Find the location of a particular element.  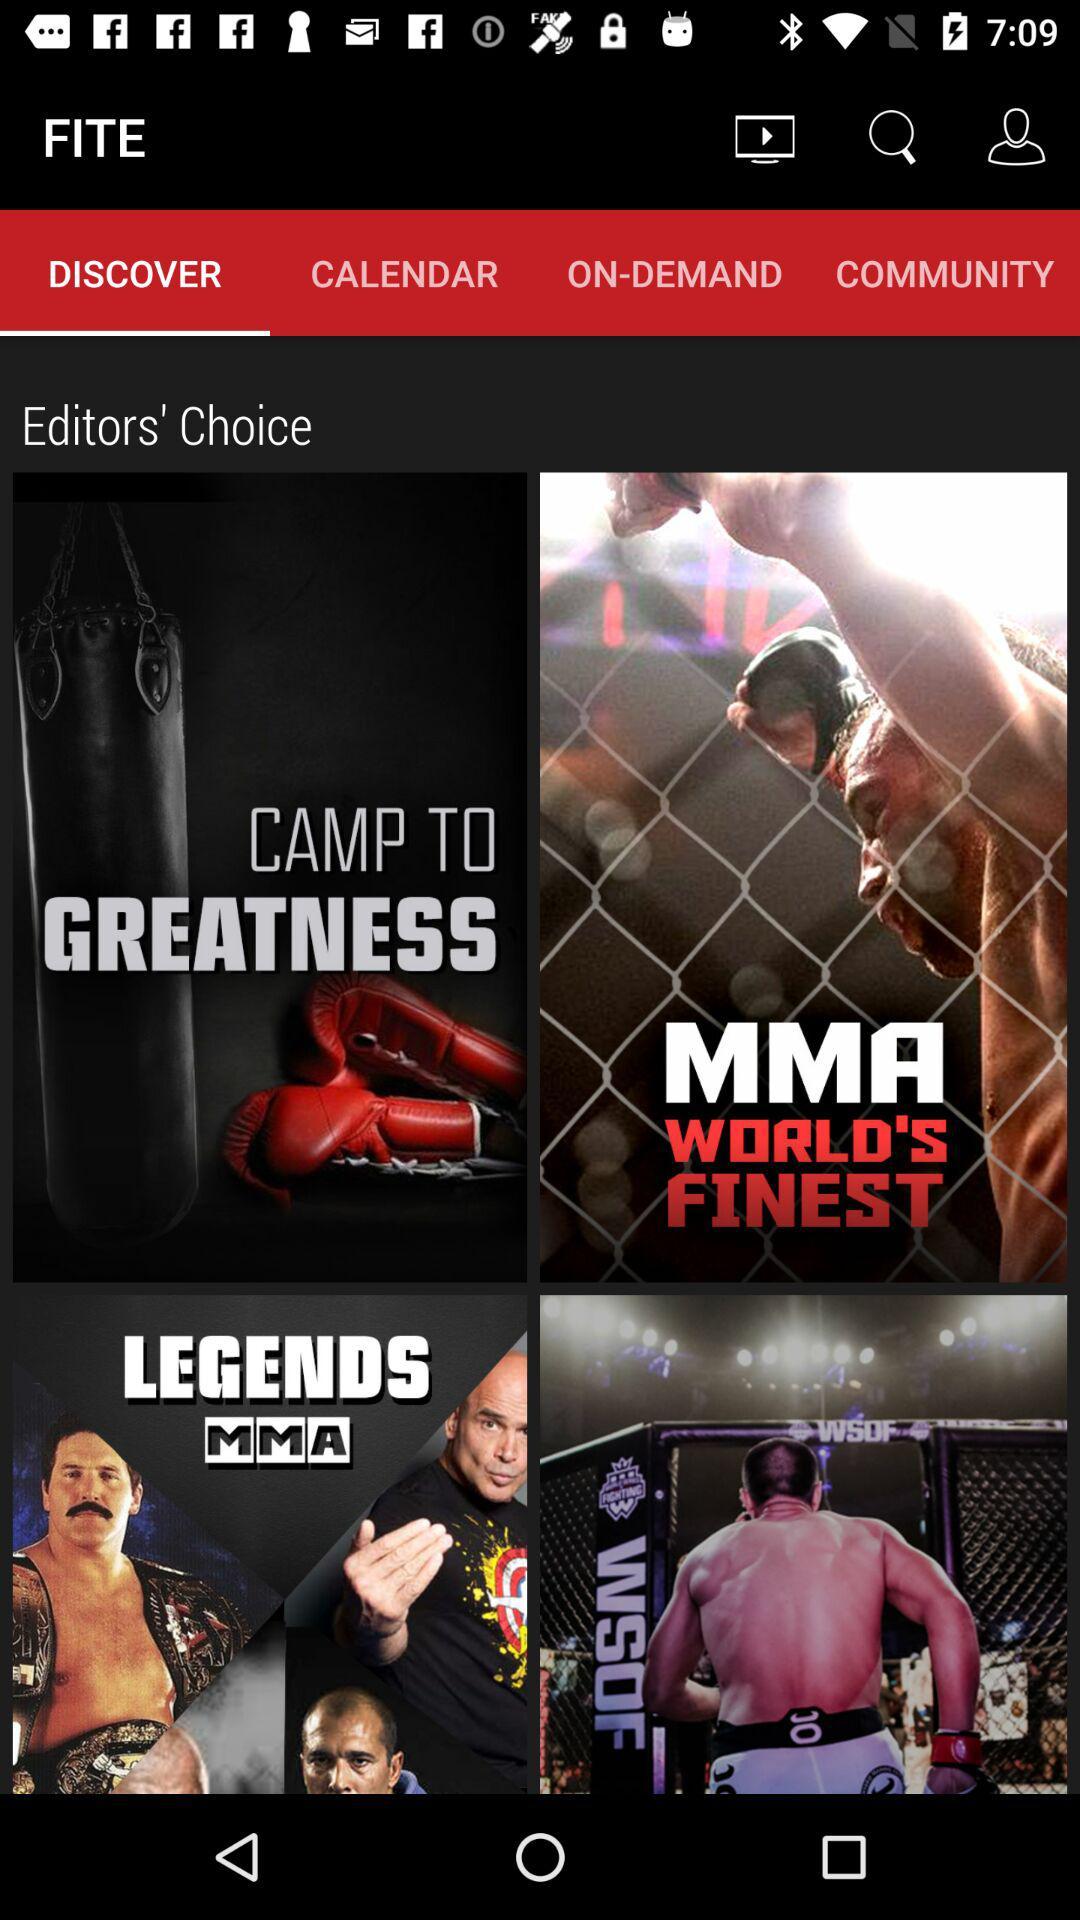

the app to the right of fite item is located at coordinates (764, 135).